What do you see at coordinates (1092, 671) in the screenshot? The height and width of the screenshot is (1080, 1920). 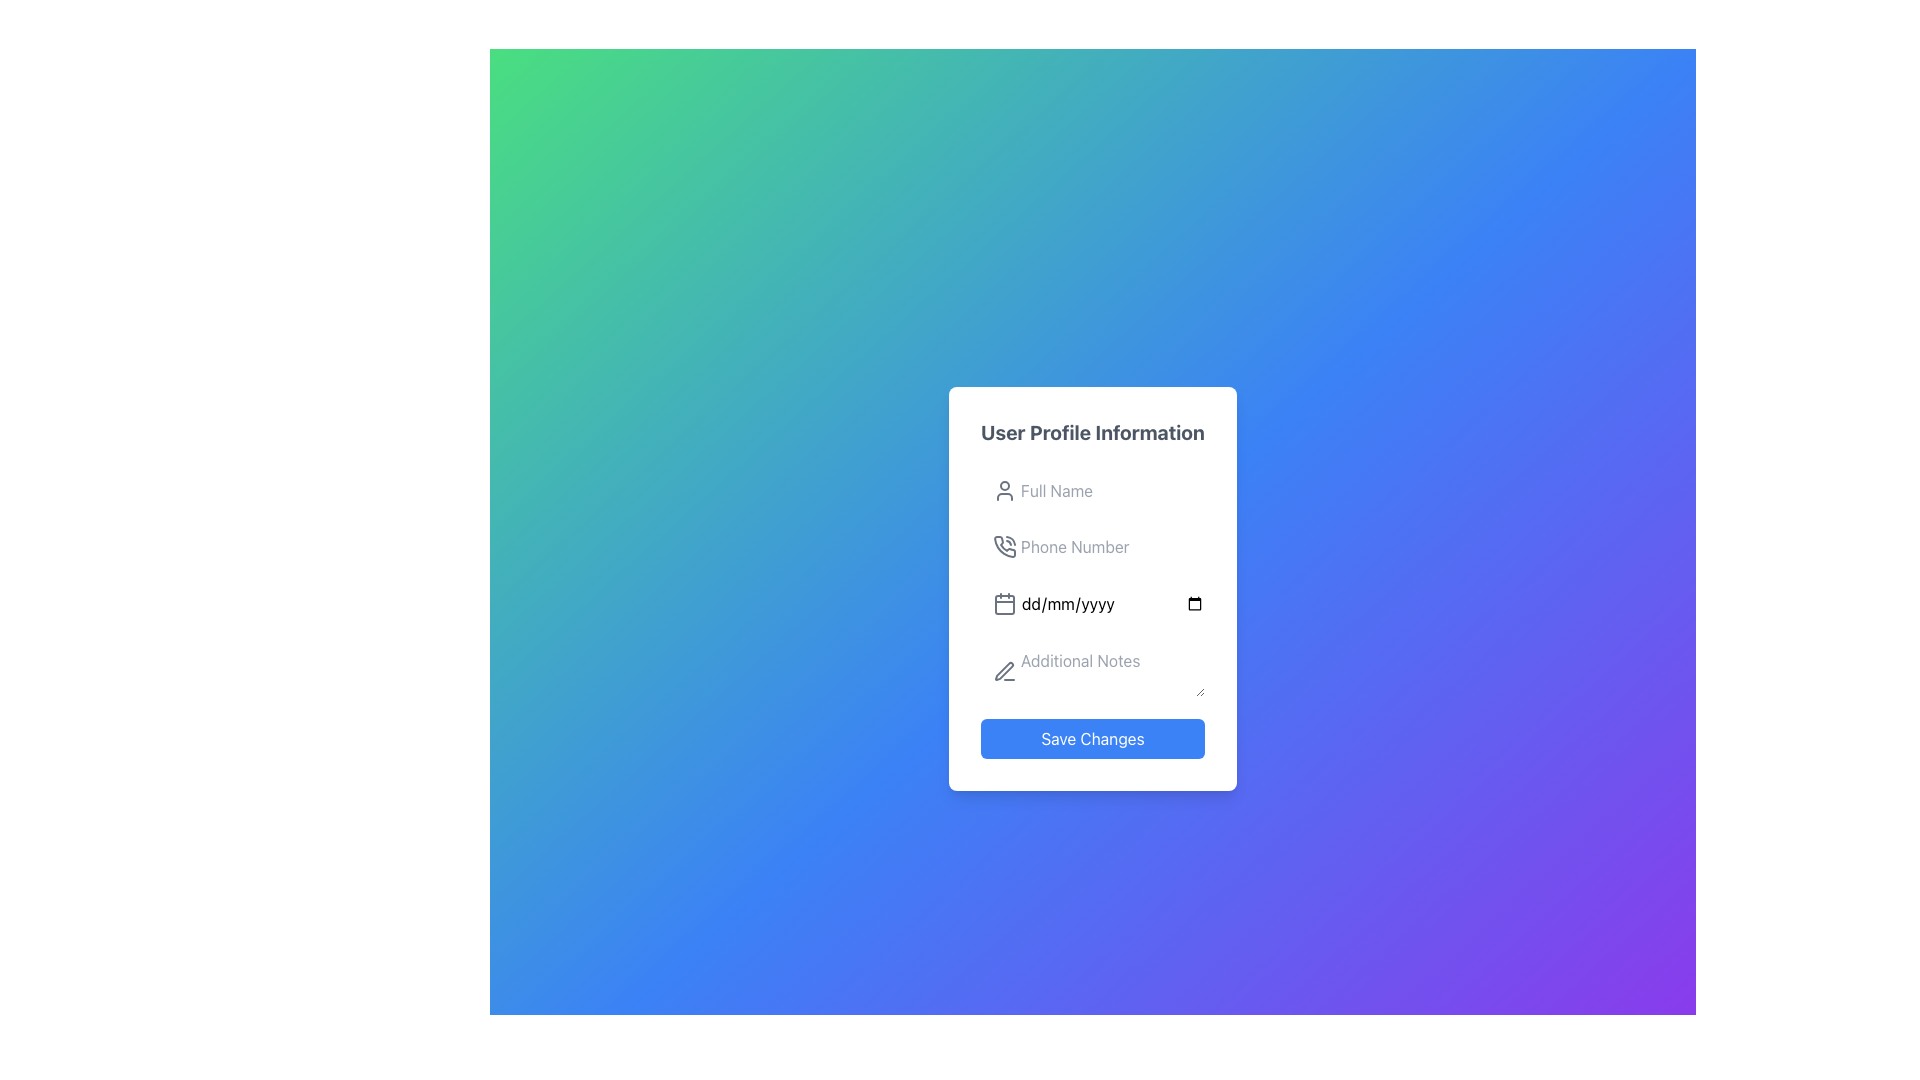 I see `inside the Text Input field that allows users to input additional notes or comments, focusing on it for user input` at bounding box center [1092, 671].